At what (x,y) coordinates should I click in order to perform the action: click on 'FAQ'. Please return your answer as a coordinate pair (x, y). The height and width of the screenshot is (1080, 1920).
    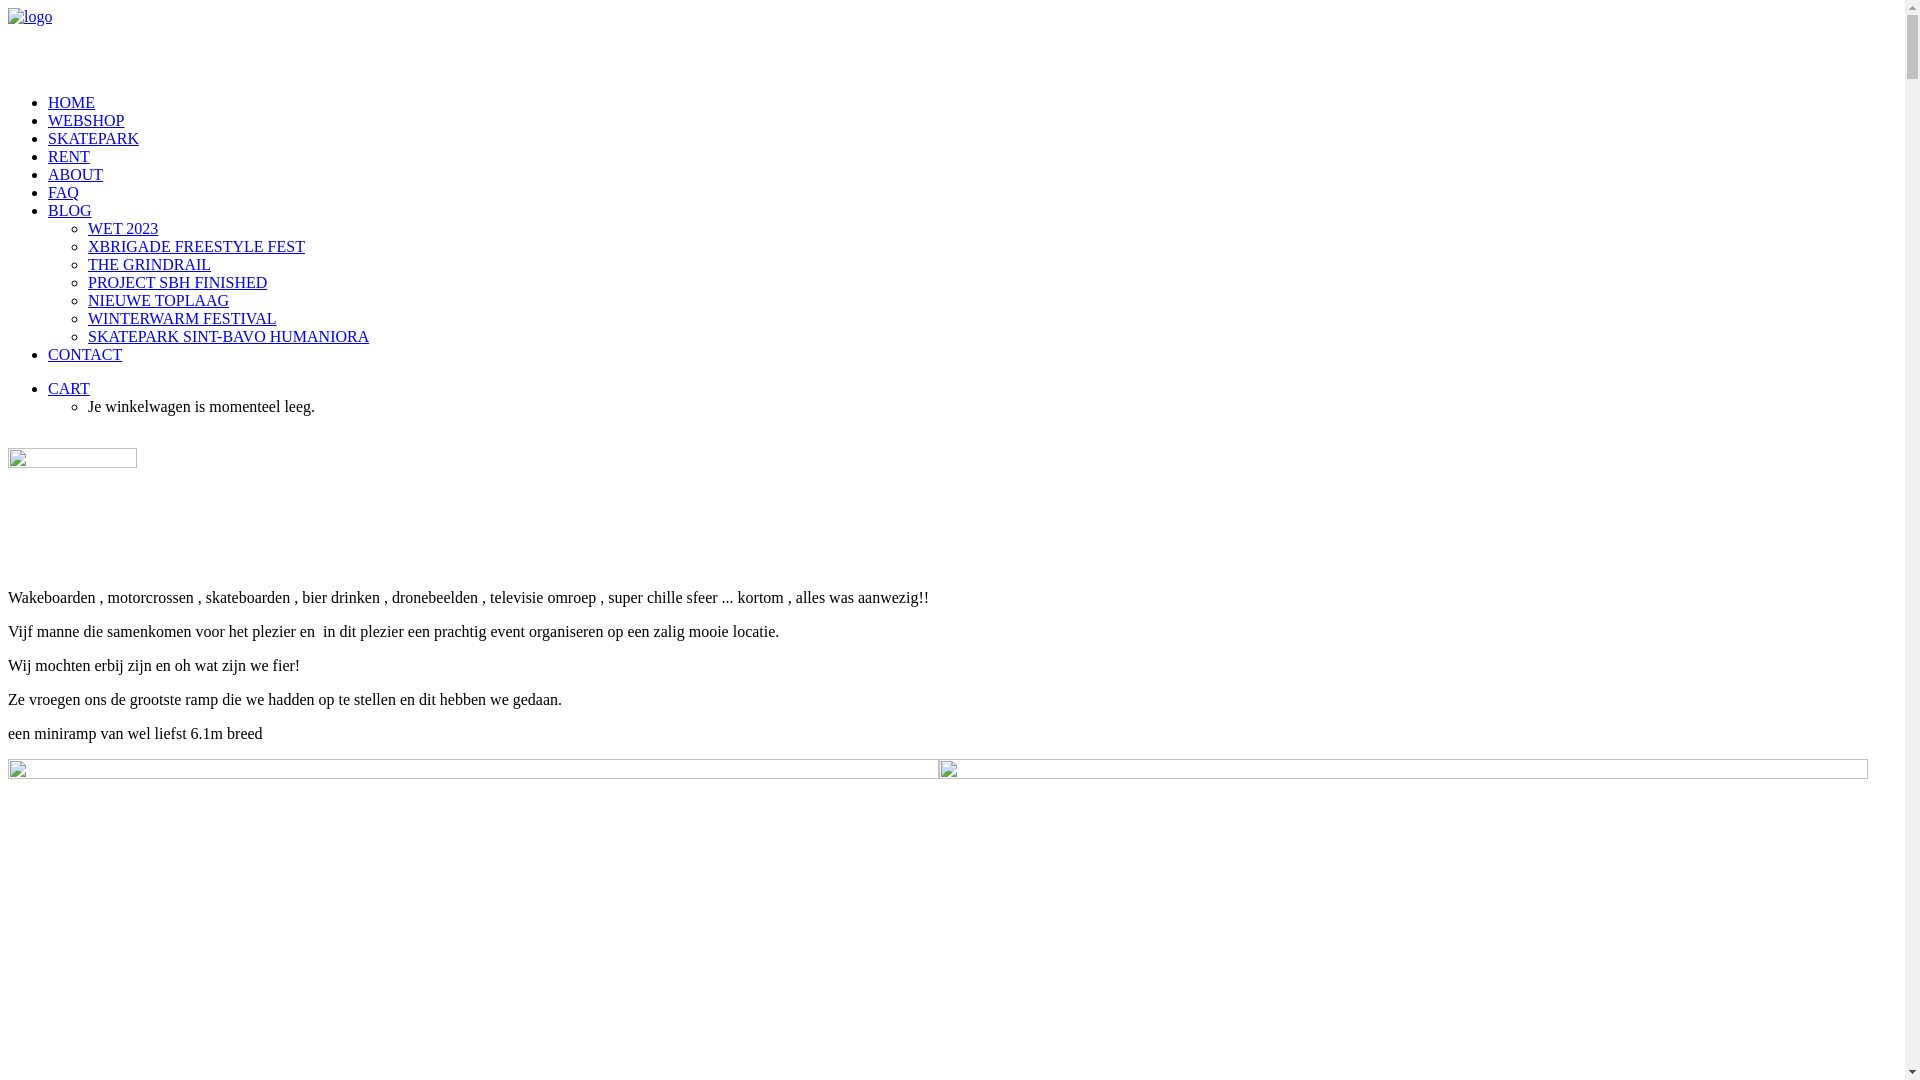
    Looking at the image, I should click on (48, 192).